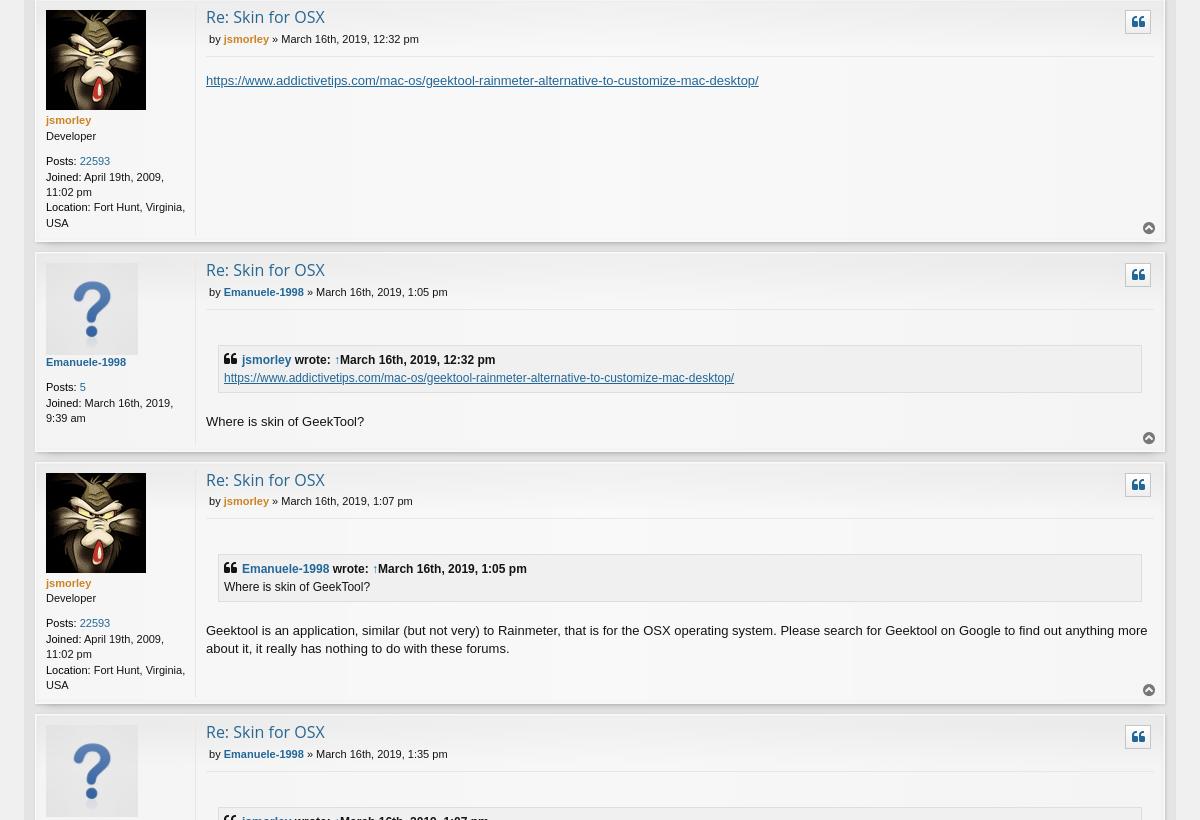 Image resolution: width=1200 pixels, height=820 pixels. What do you see at coordinates (81, 387) in the screenshot?
I see `'5'` at bounding box center [81, 387].